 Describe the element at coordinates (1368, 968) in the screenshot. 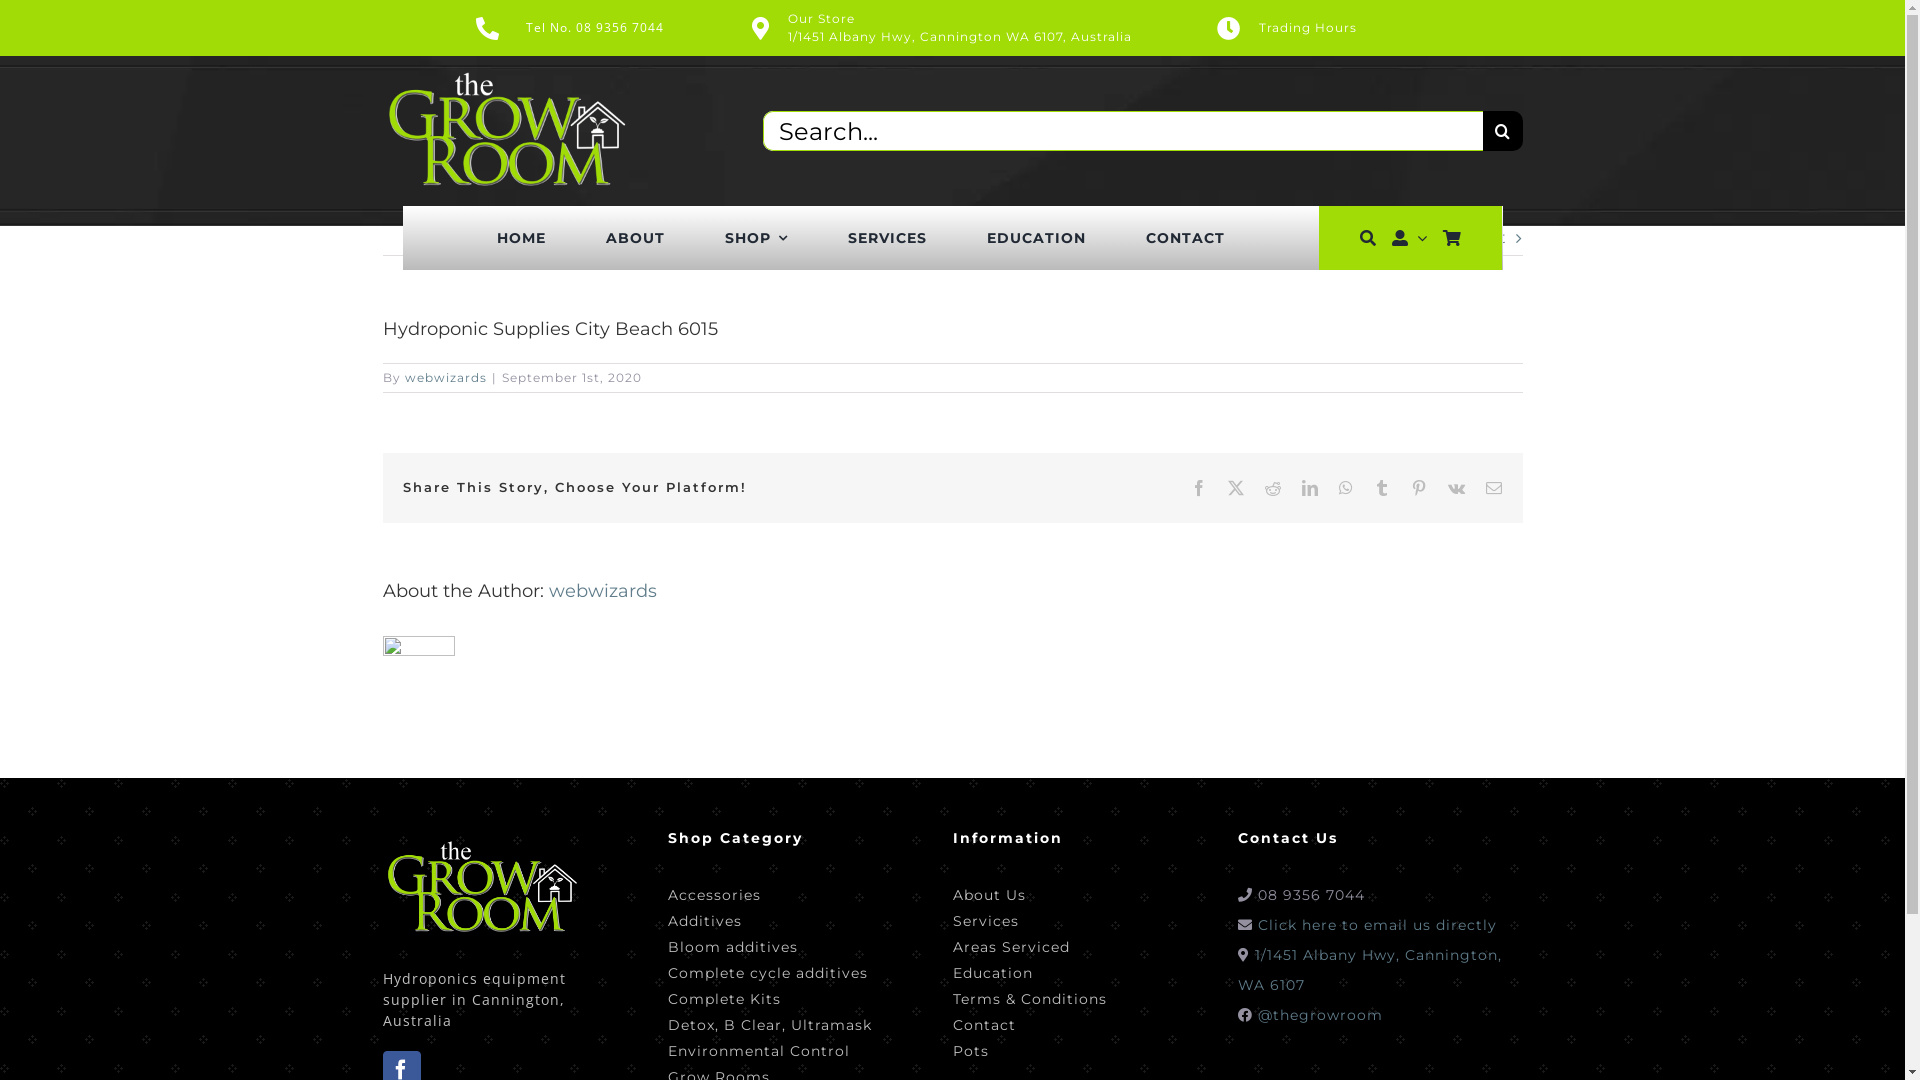

I see `'1/1451 Albany Hwy, Cannington, WA 6107'` at that location.